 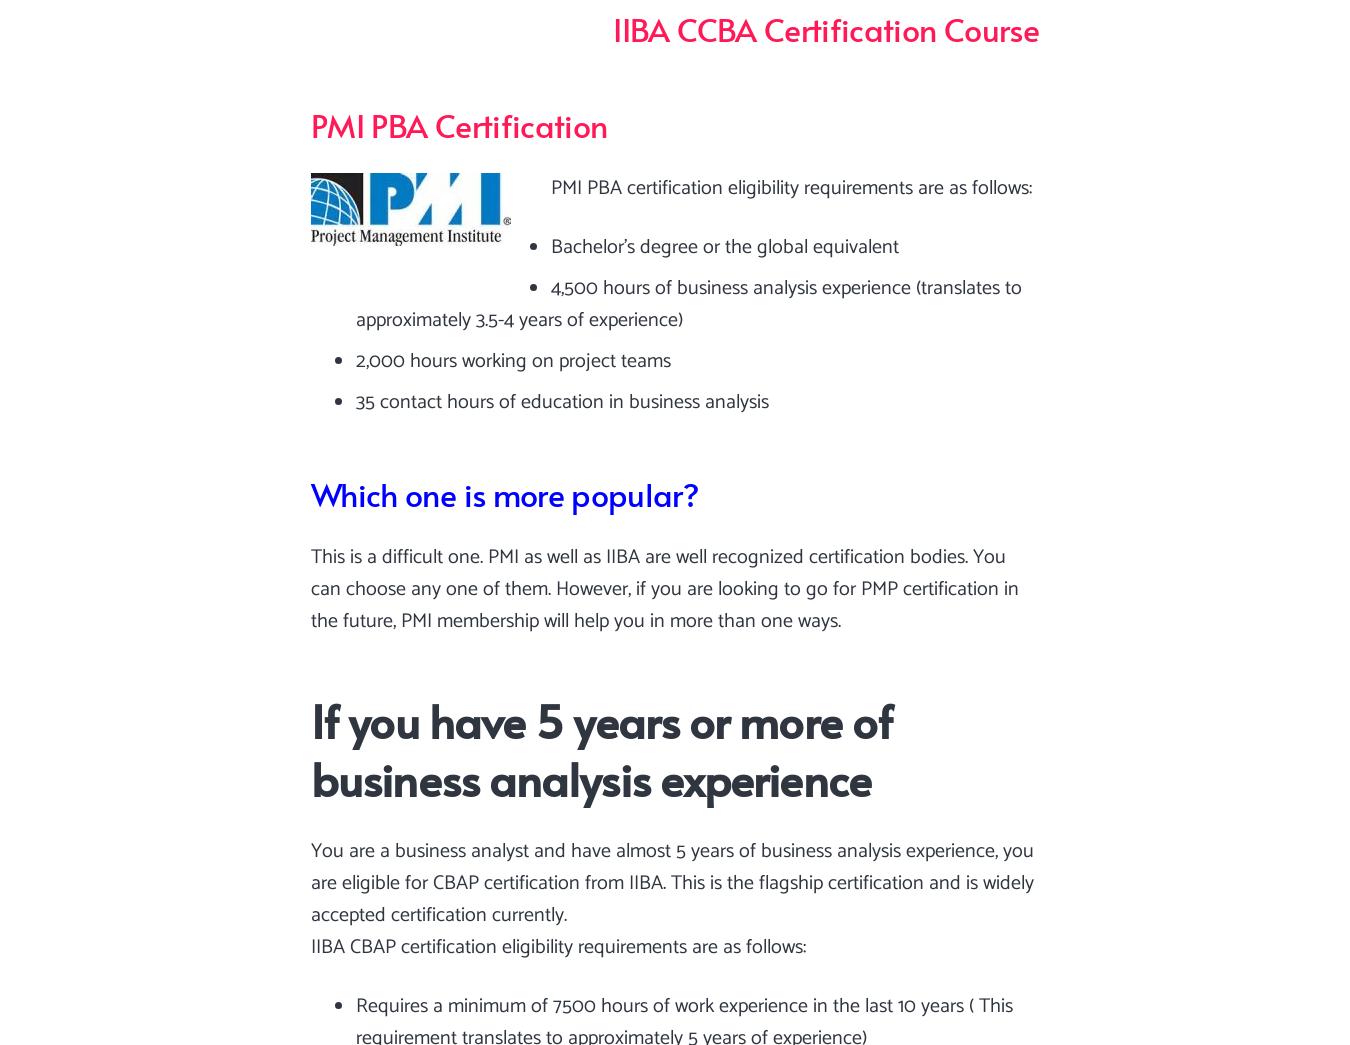 I want to click on 'You are a business analyst and have almost 5 years of business analysis experience, you are eligible for CBAP certification from IIBA. This is the flagship certification and is widely accepted certification currently.', so click(x=672, y=882).